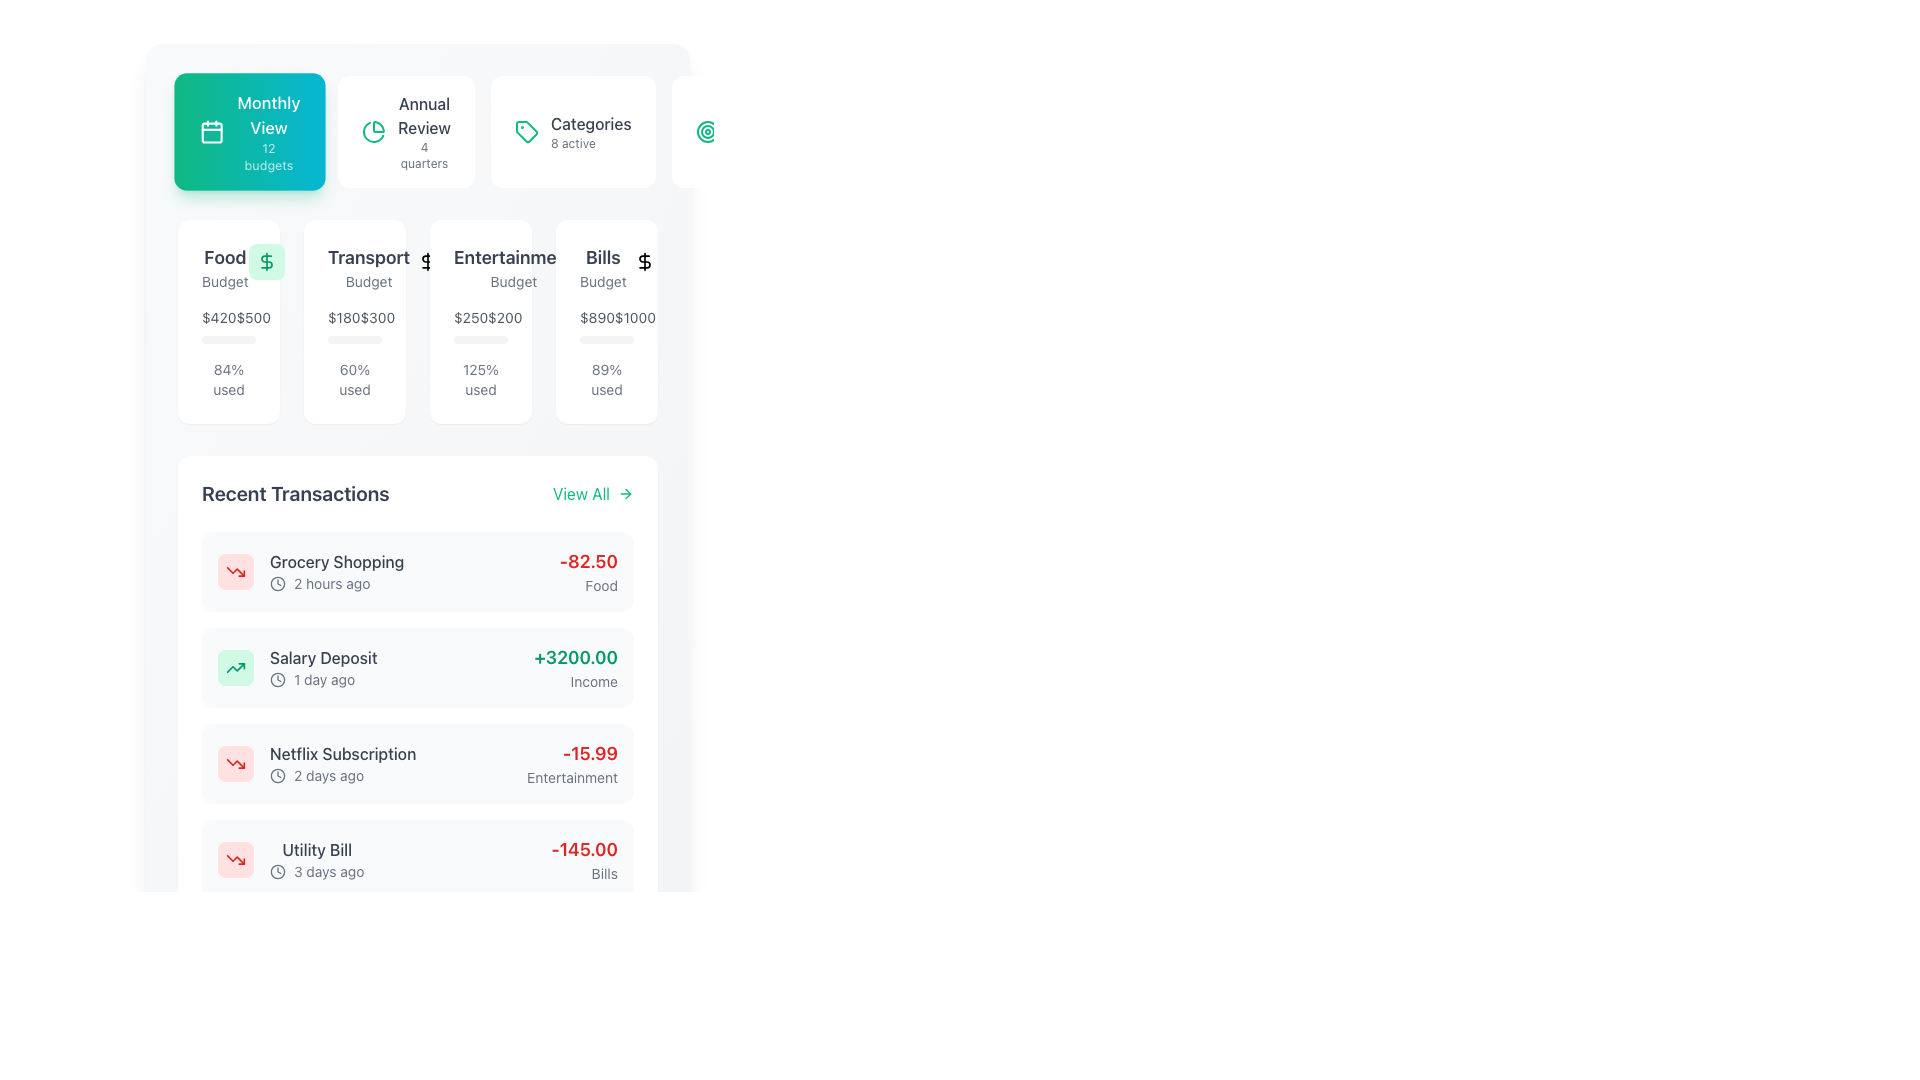 The width and height of the screenshot is (1920, 1080). Describe the element at coordinates (470, 316) in the screenshot. I see `the Text Label displaying '$250' in gray font, indicating the budget for Entertainment, located in the budget overview section` at that location.